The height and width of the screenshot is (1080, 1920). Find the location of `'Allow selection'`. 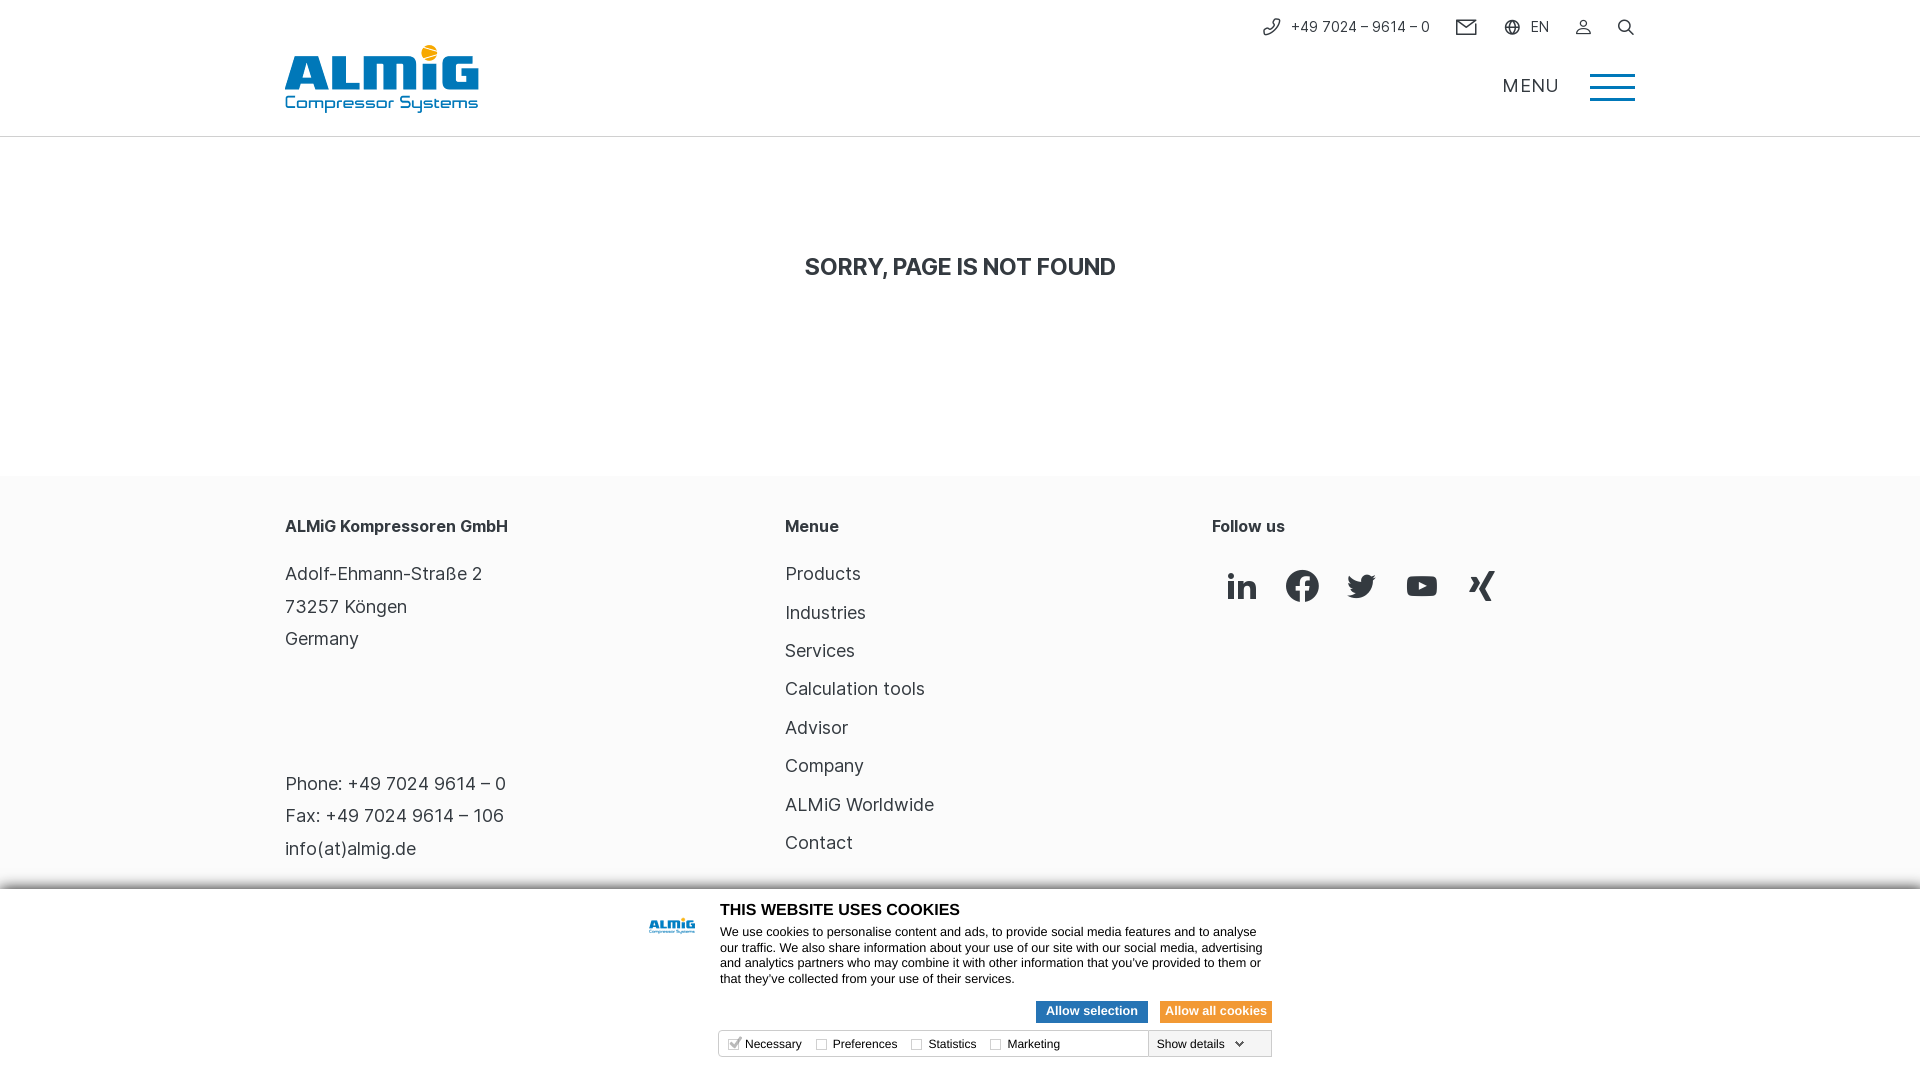

'Allow selection' is located at coordinates (1090, 1011).